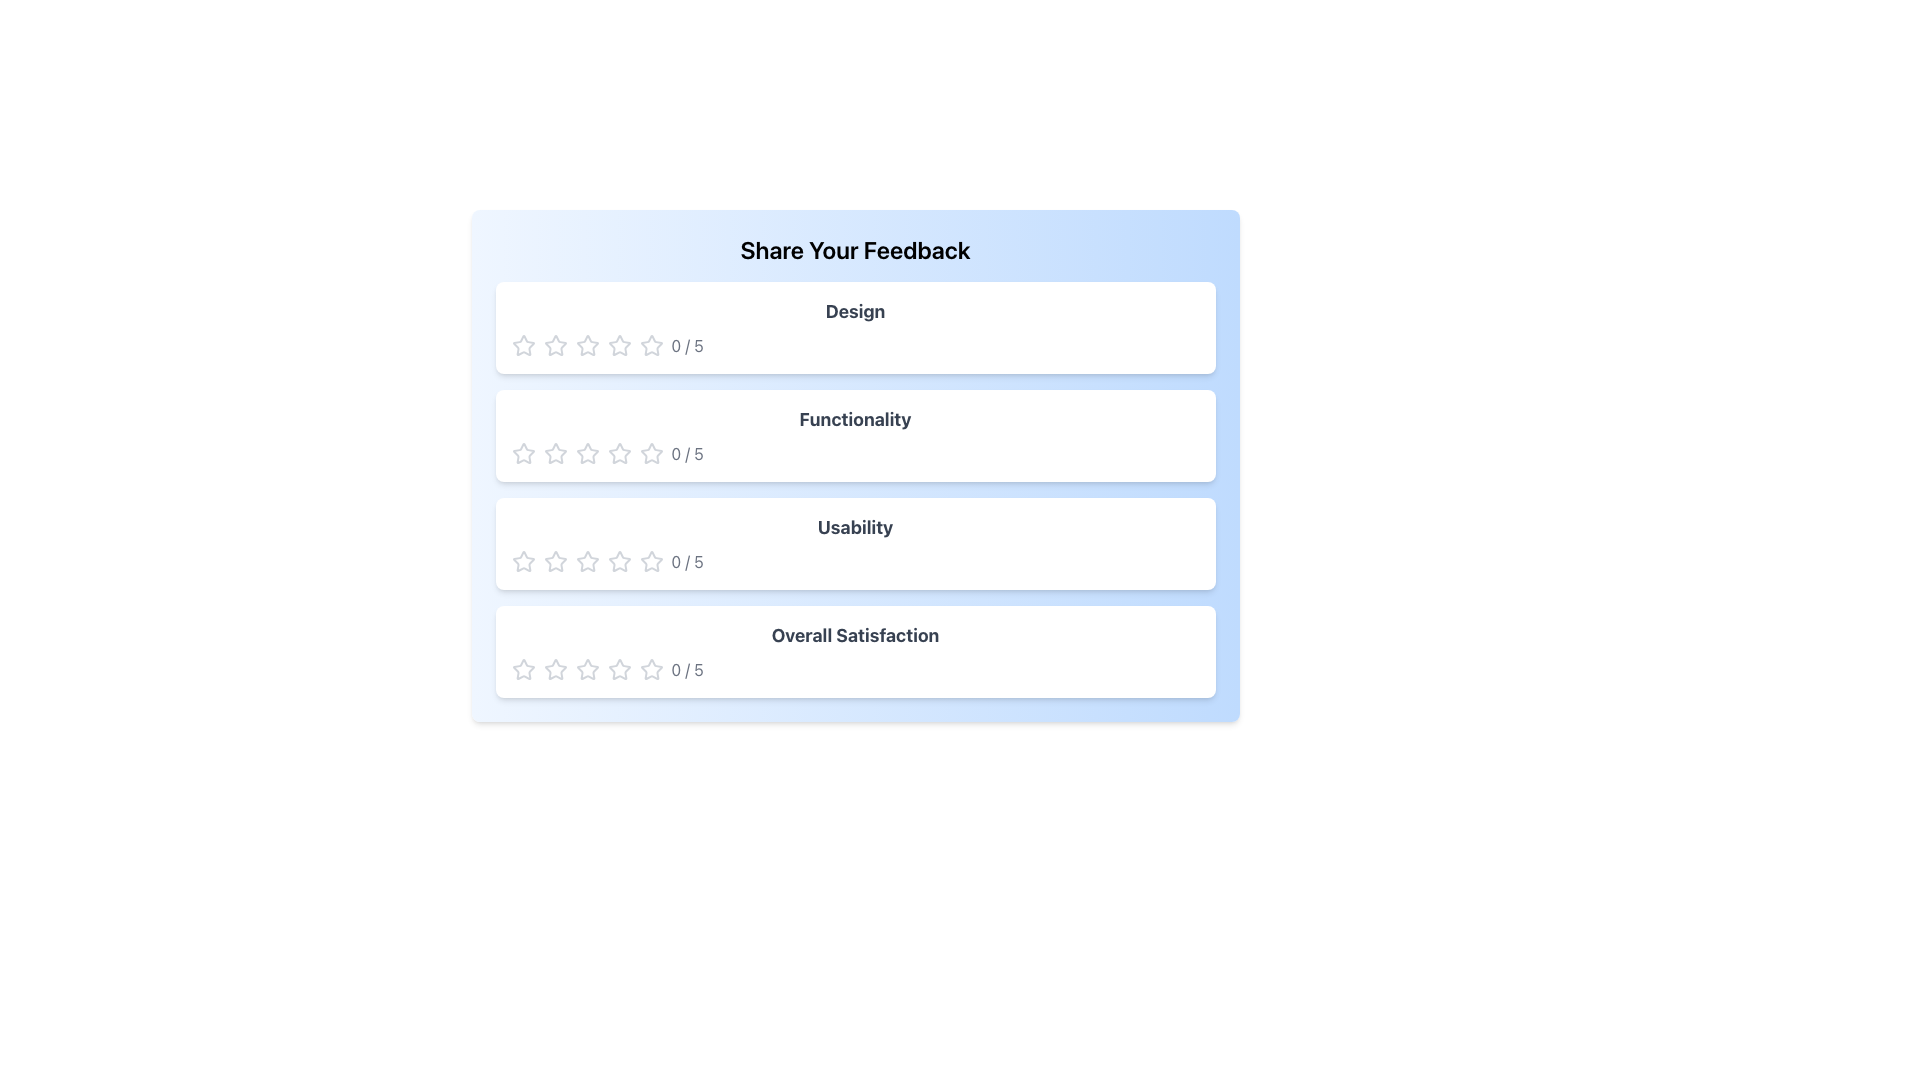 The image size is (1920, 1080). What do you see at coordinates (855, 670) in the screenshot?
I see `the current rating displayed in the Rating Widget showing '0 / 5' with empty star icons for no rating yet` at bounding box center [855, 670].